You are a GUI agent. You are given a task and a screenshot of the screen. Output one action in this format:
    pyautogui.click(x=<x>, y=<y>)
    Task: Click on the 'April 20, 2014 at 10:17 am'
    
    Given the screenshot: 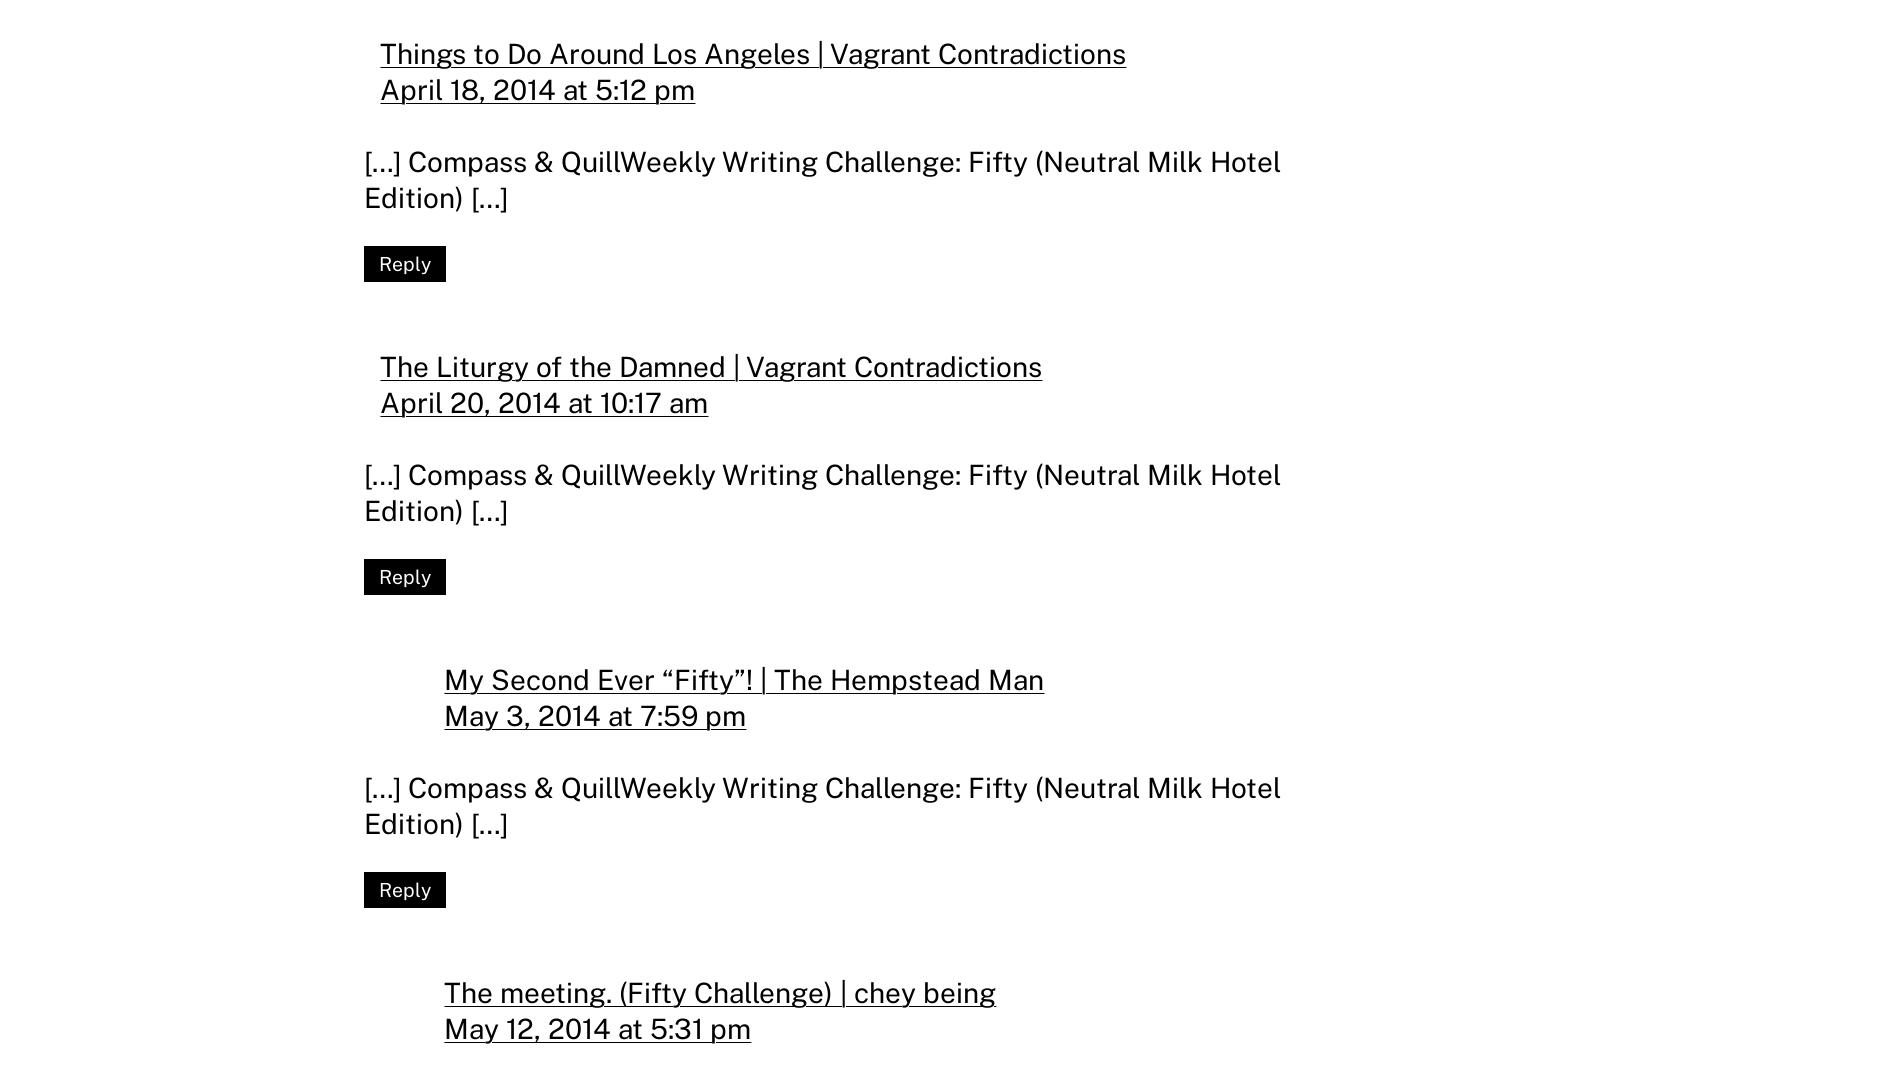 What is the action you would take?
    pyautogui.click(x=543, y=402)
    